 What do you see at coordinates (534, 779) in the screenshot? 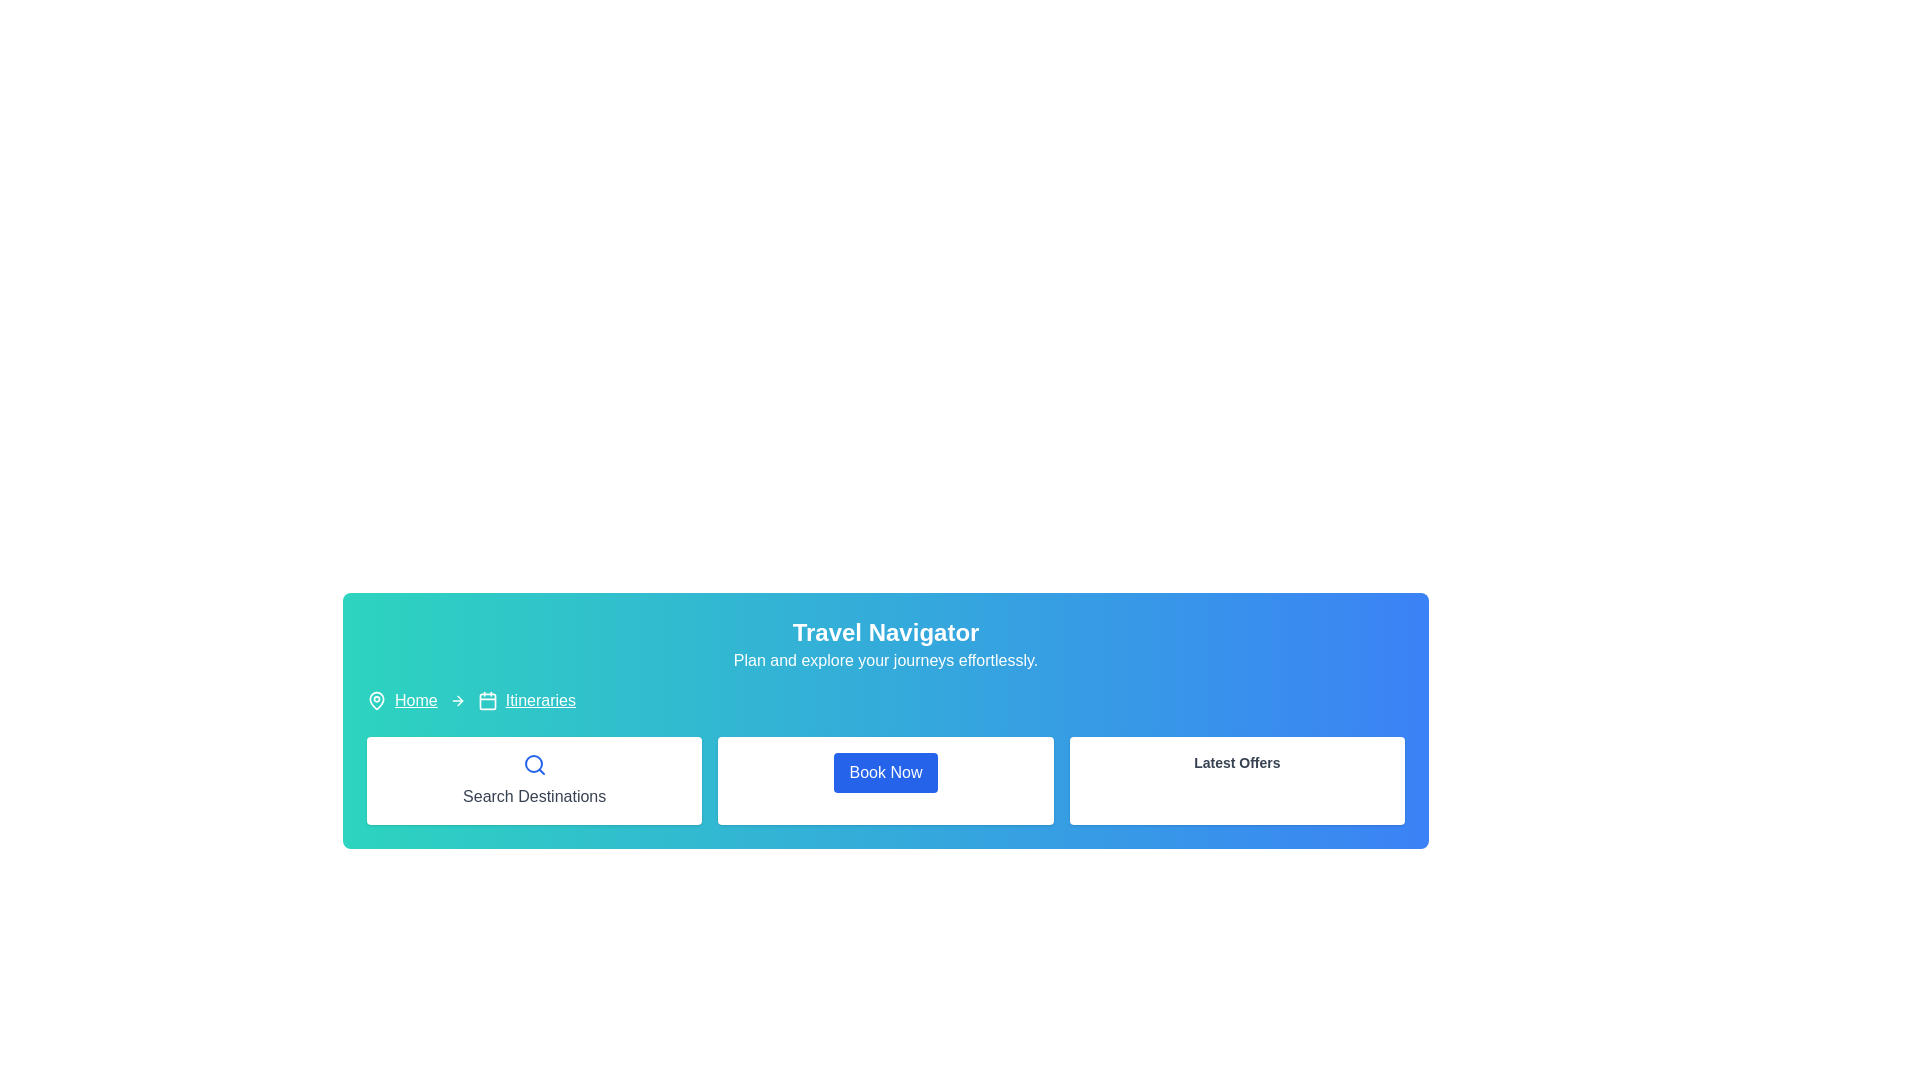
I see `the leftmost button in the Text and icon section, which is located below the title 'Travel Navigator'` at bounding box center [534, 779].